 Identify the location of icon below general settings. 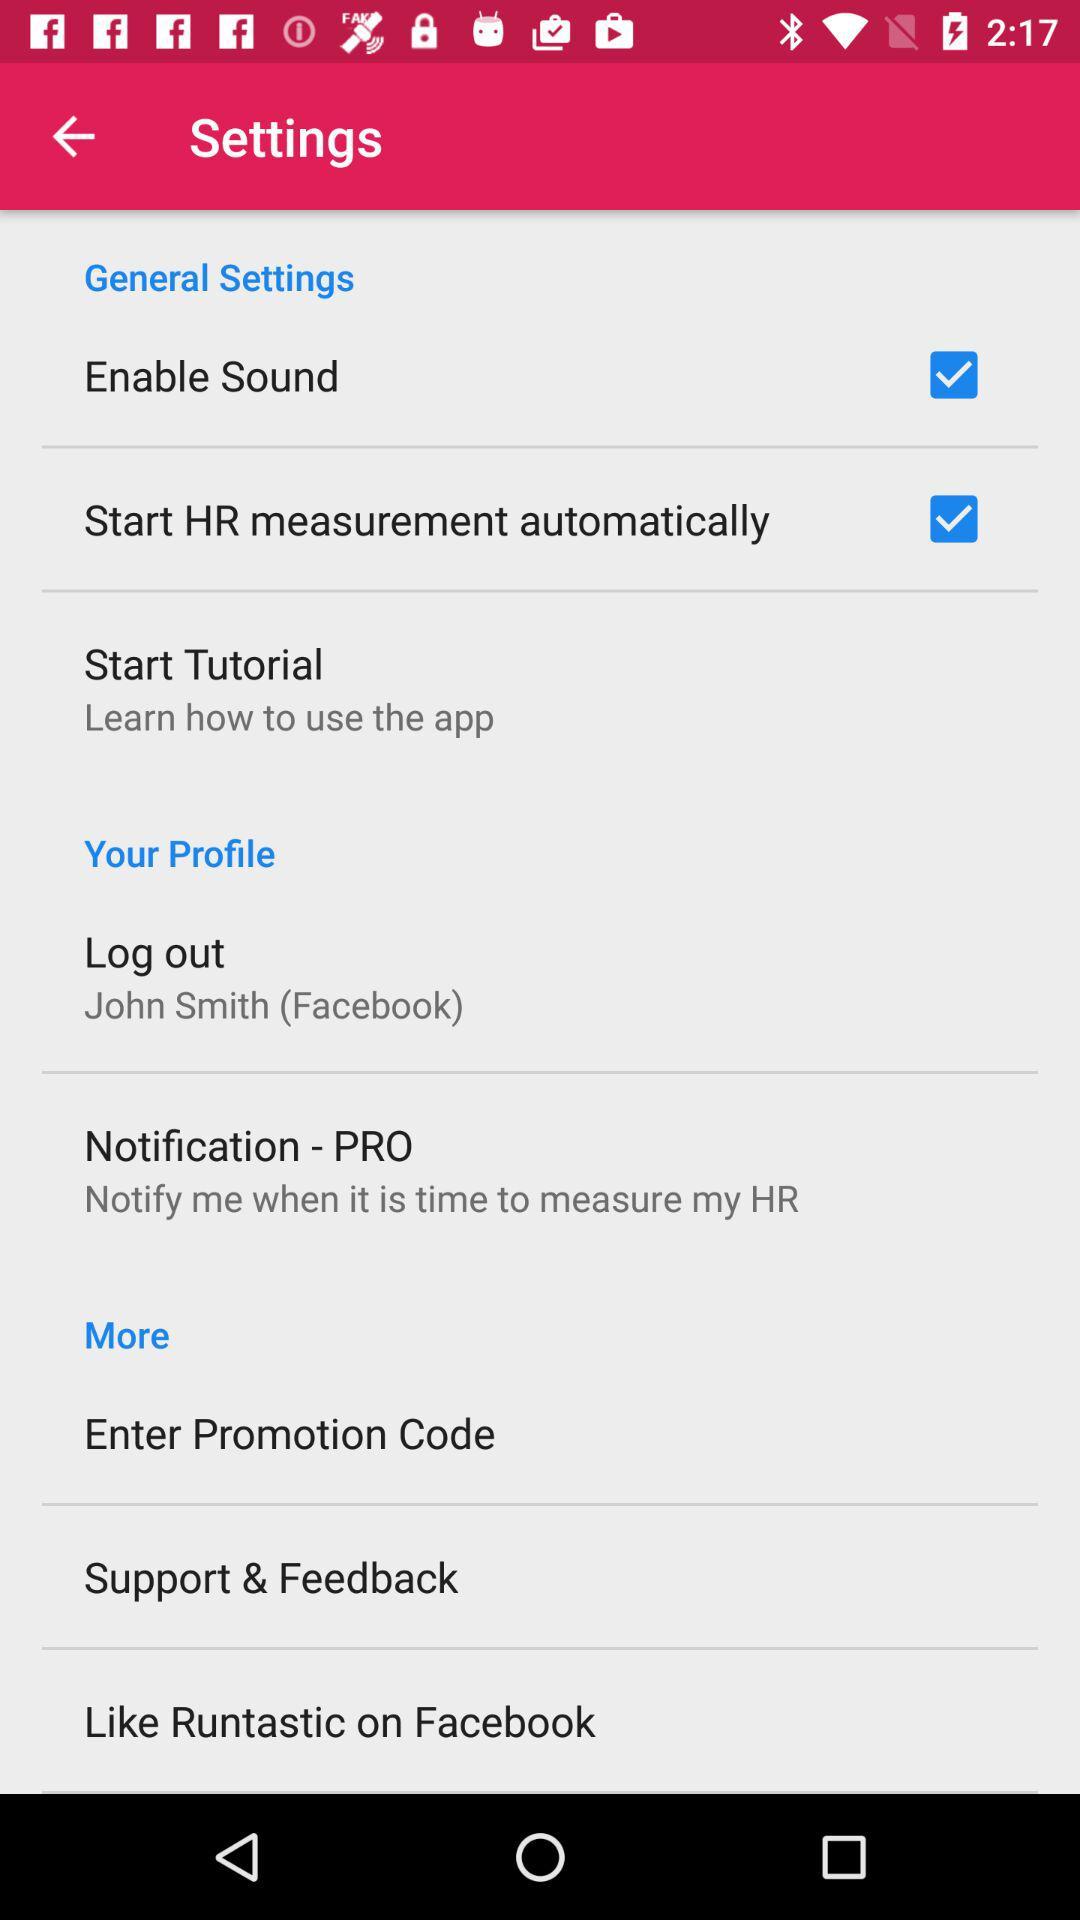
(211, 374).